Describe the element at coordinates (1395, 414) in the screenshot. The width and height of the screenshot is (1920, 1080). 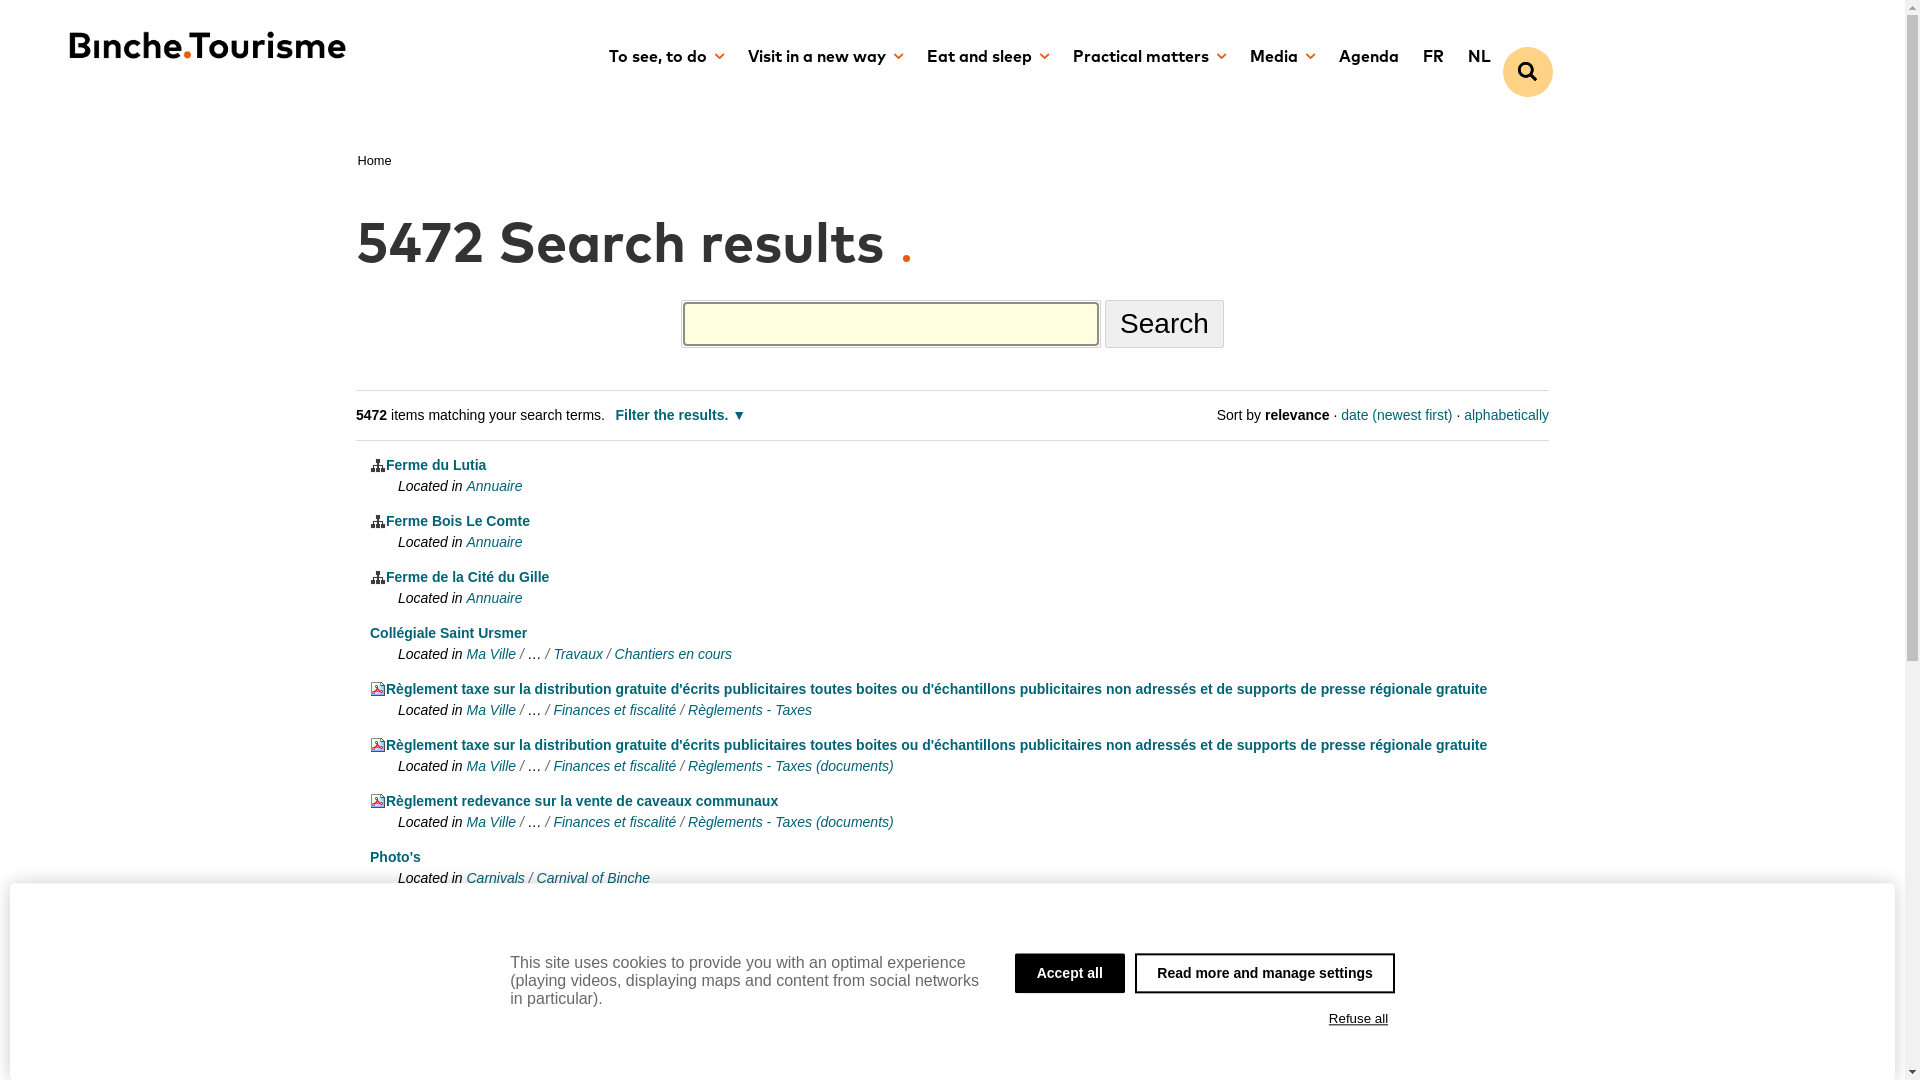
I see `'date (newest first)'` at that location.